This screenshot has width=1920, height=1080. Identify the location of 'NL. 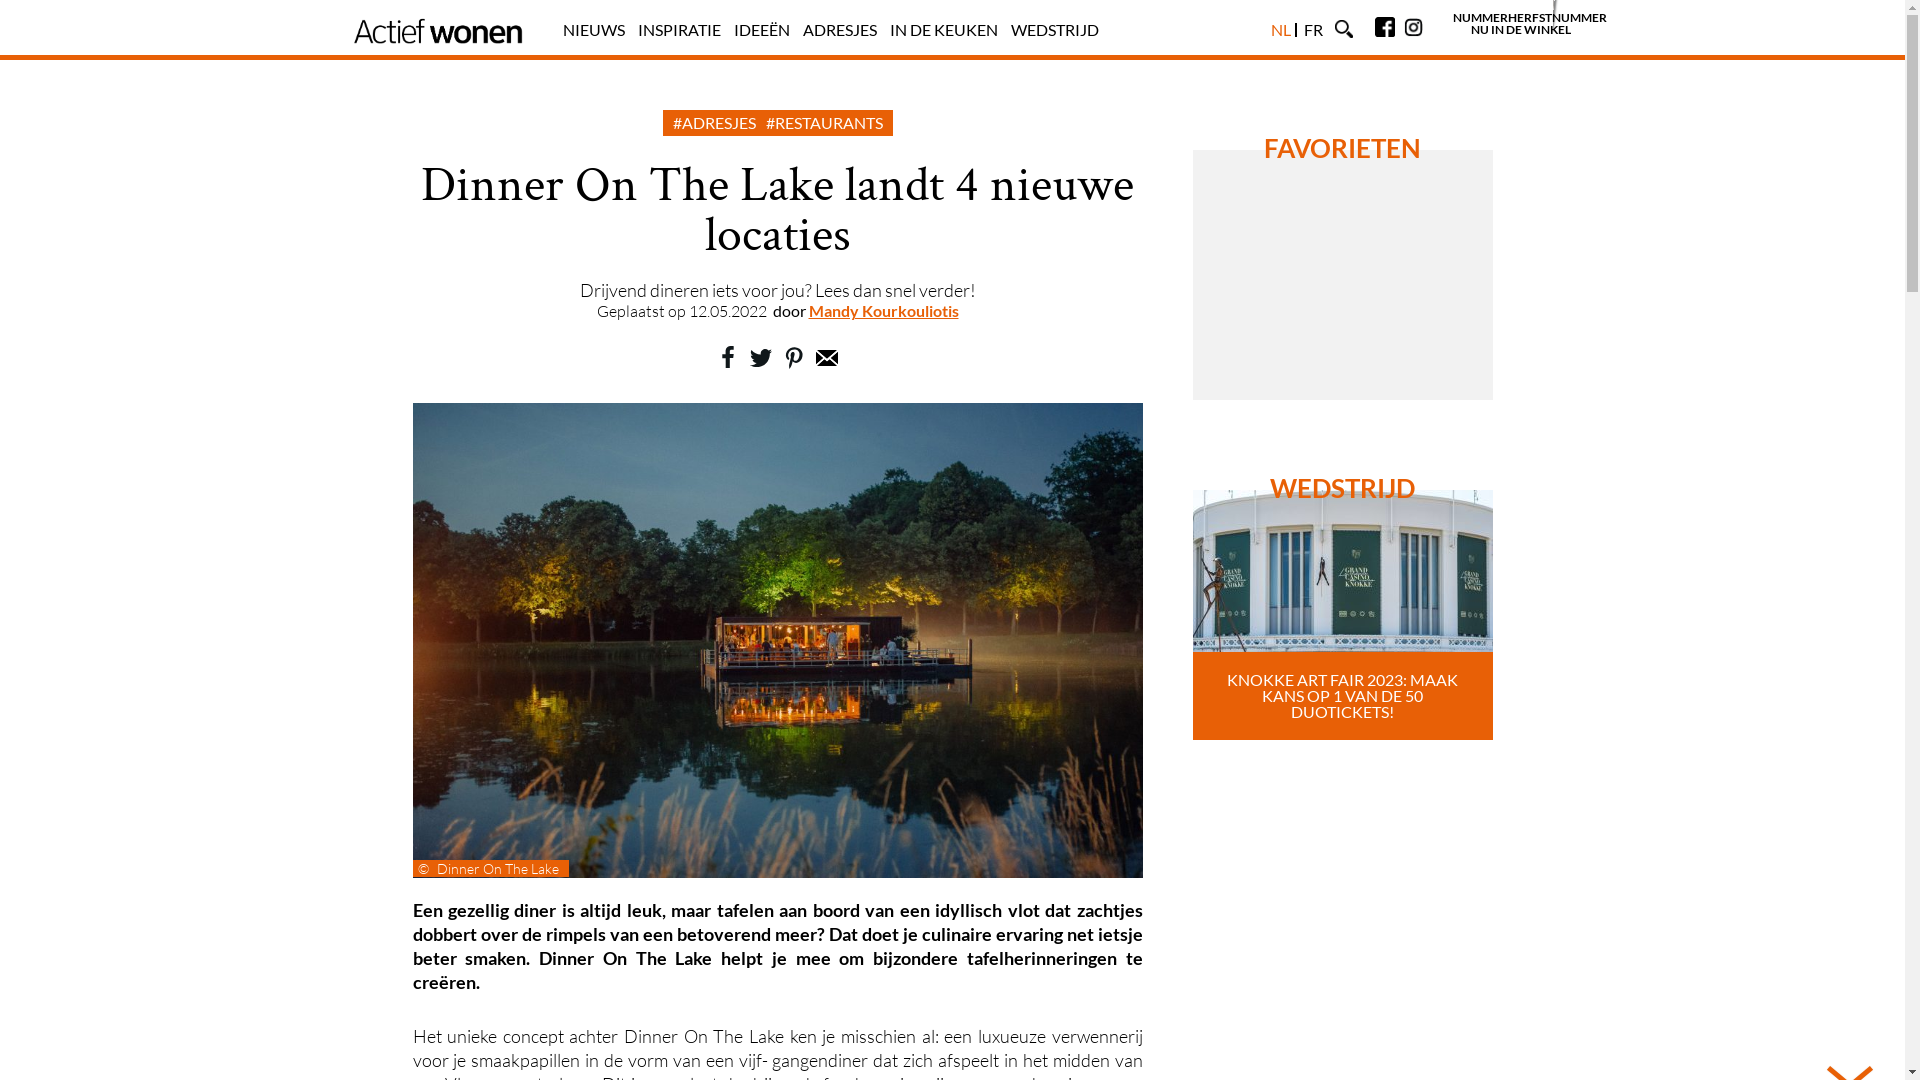
(1280, 29).